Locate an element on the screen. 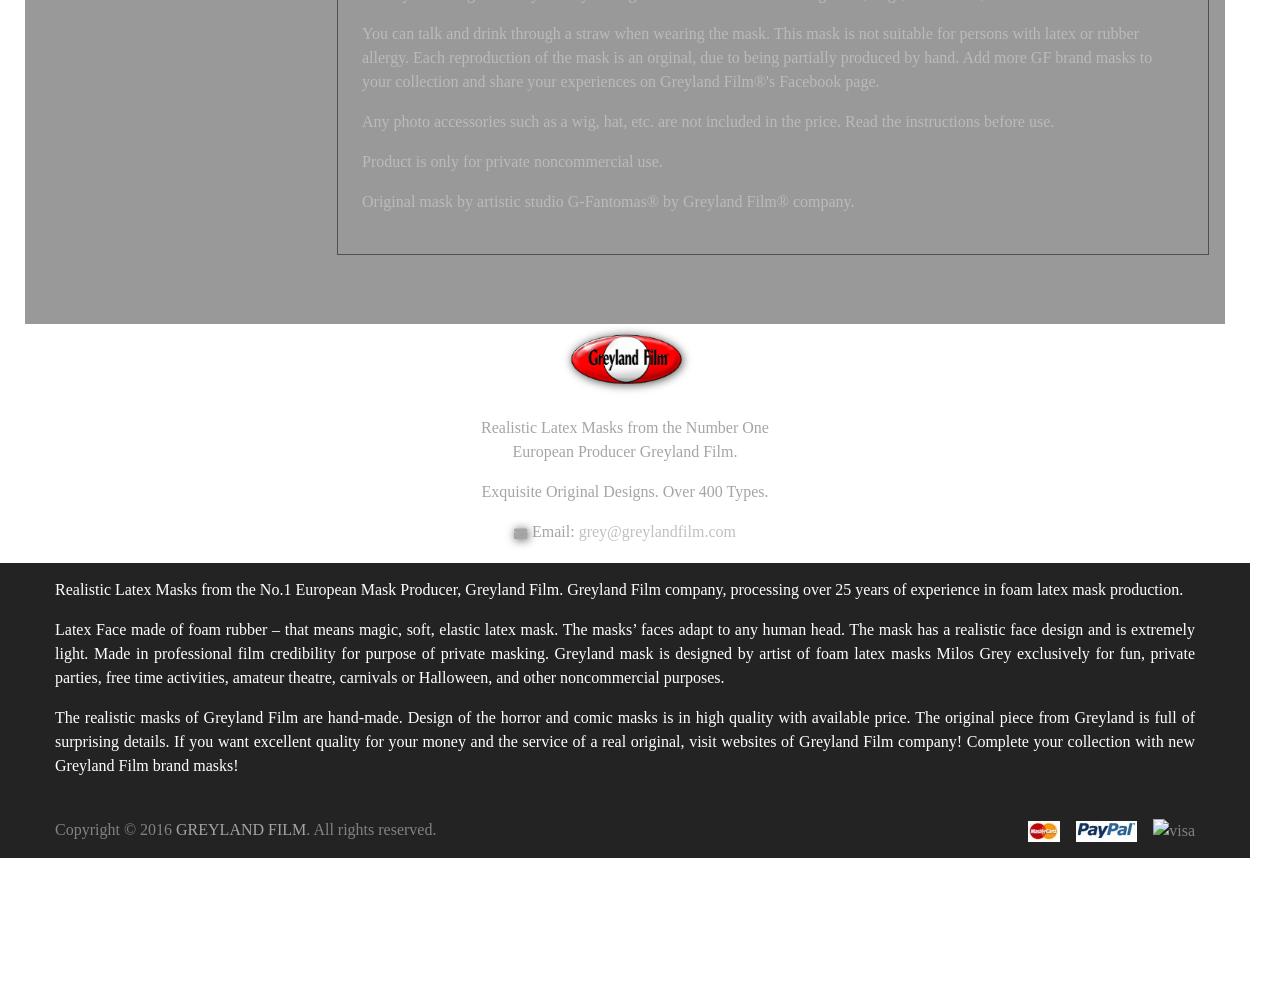  'Latex Face made of foam rubber – that means magic, soft, elastic latex mask. The masks’ faces adapt to any human head. The mask has a realistic face design and is extremely light. Made in professional film credibility for purpose of private masking. Greyland mask is designed by artist of foam latex masks Milos Grey exclusively for fun, private parties, free time activities, amateur theatre, carnivals or Halloween, and other noncommercial purposes.' is located at coordinates (55, 653).